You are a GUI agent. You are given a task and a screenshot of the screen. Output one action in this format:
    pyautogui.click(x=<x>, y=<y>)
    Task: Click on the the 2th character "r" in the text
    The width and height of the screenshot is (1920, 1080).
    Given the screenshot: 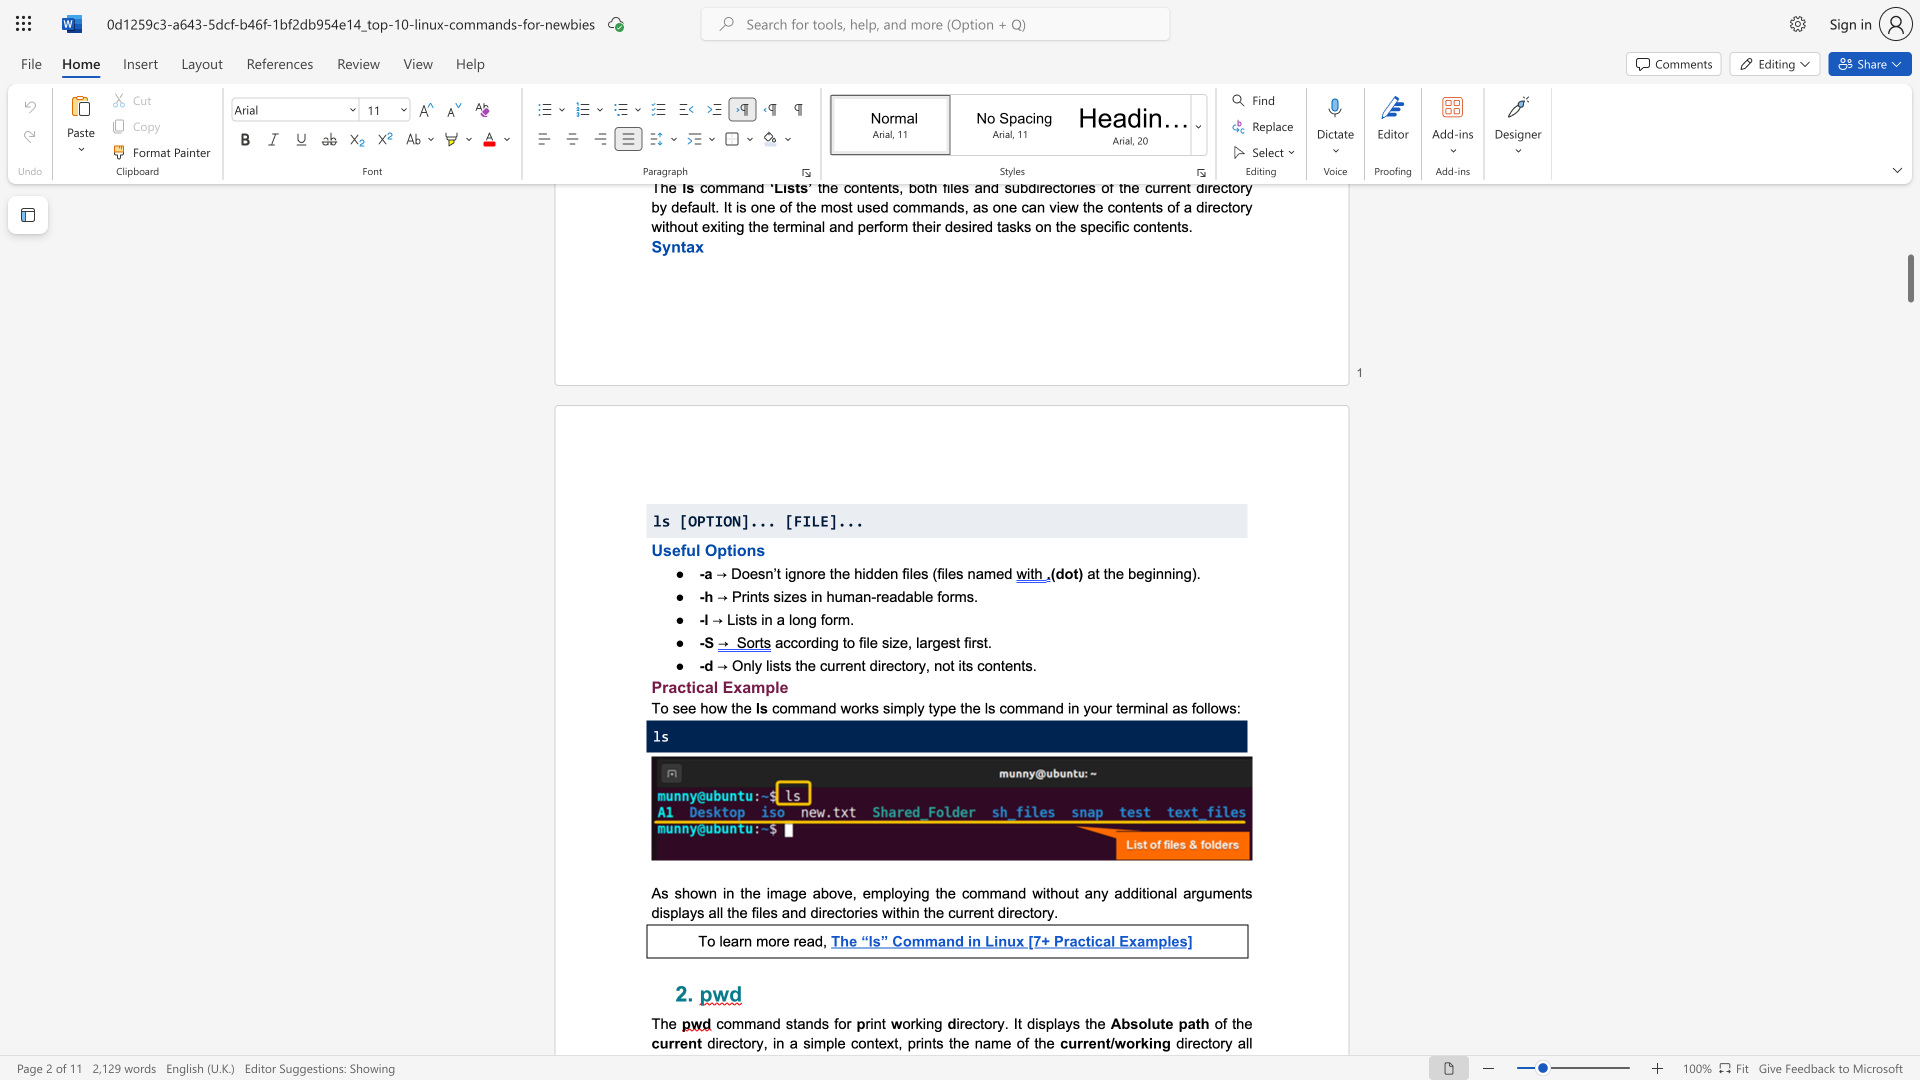 What is the action you would take?
    pyautogui.click(x=777, y=941)
    